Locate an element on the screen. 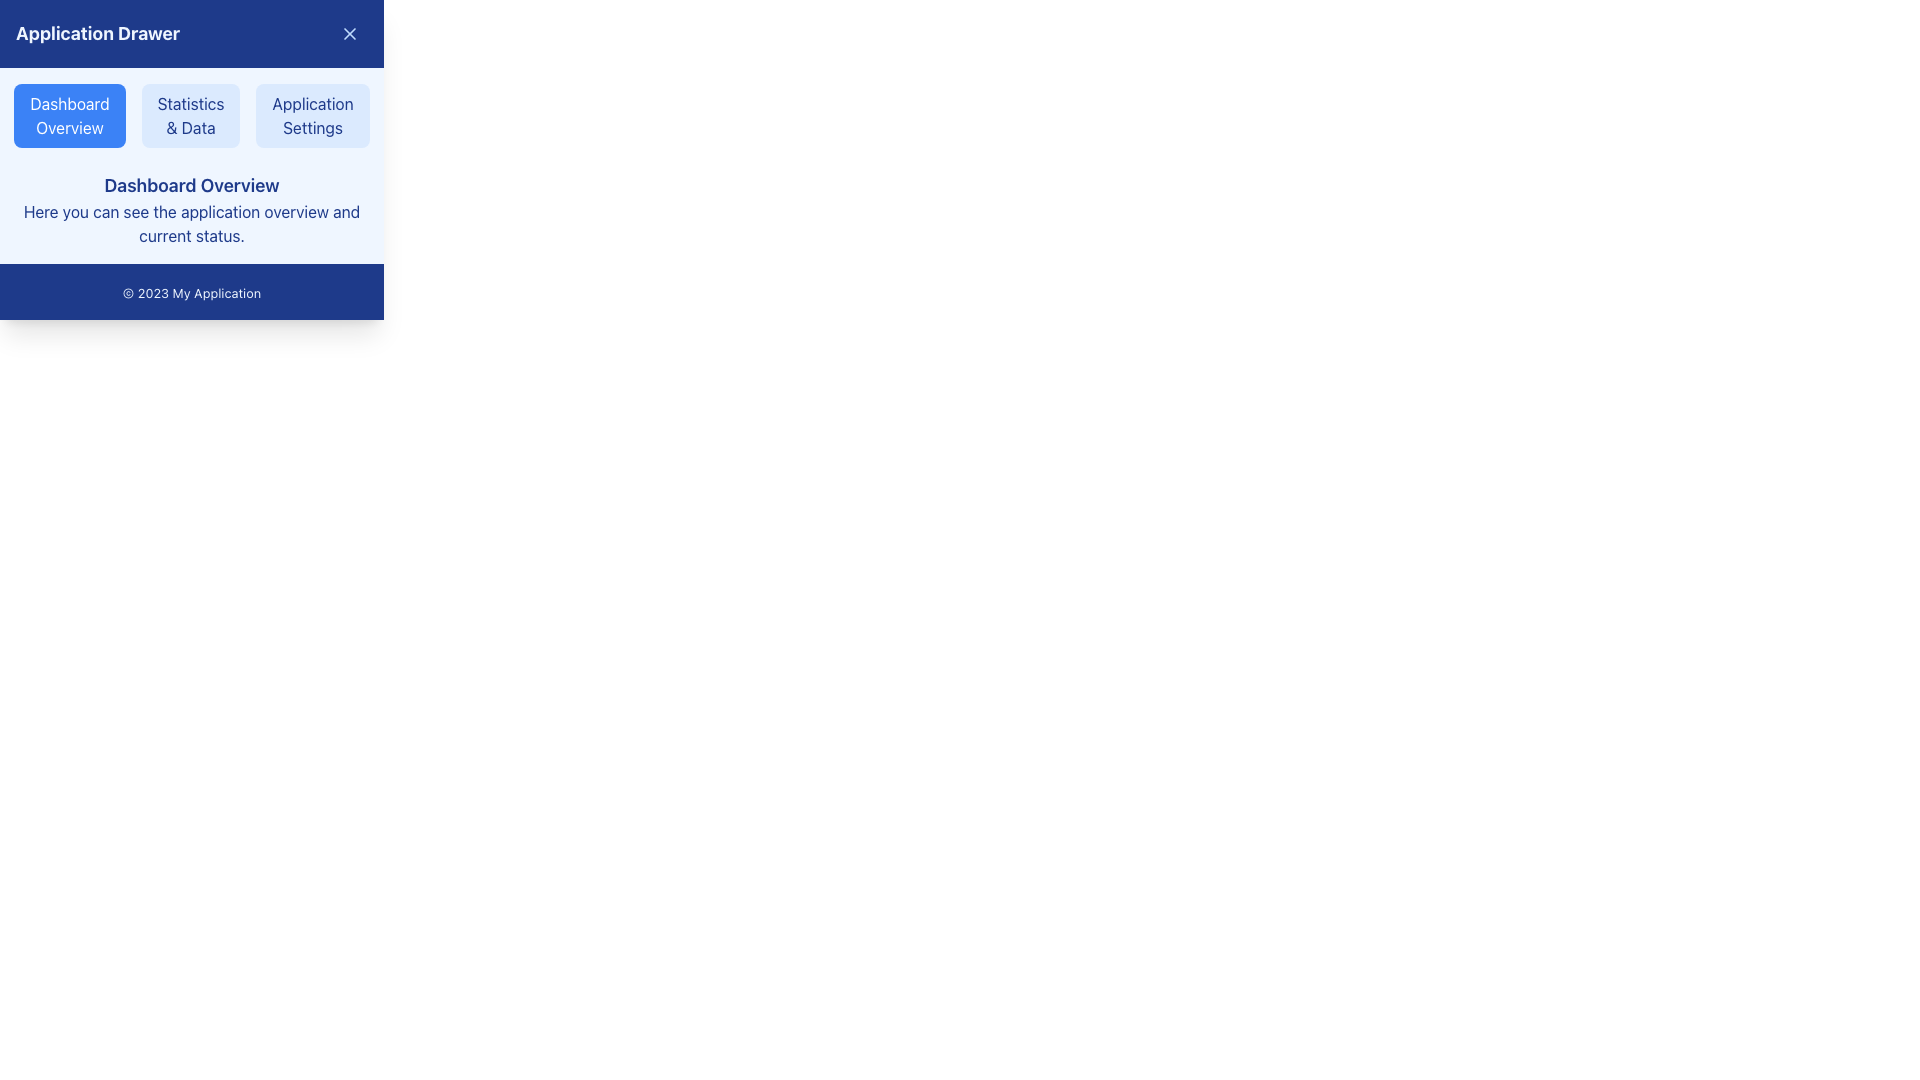  the Navigation Menu element containing three buttons labeled 'Dashboard Overview', 'Statistics & Data', and 'Application Settings' is located at coordinates (192, 115).